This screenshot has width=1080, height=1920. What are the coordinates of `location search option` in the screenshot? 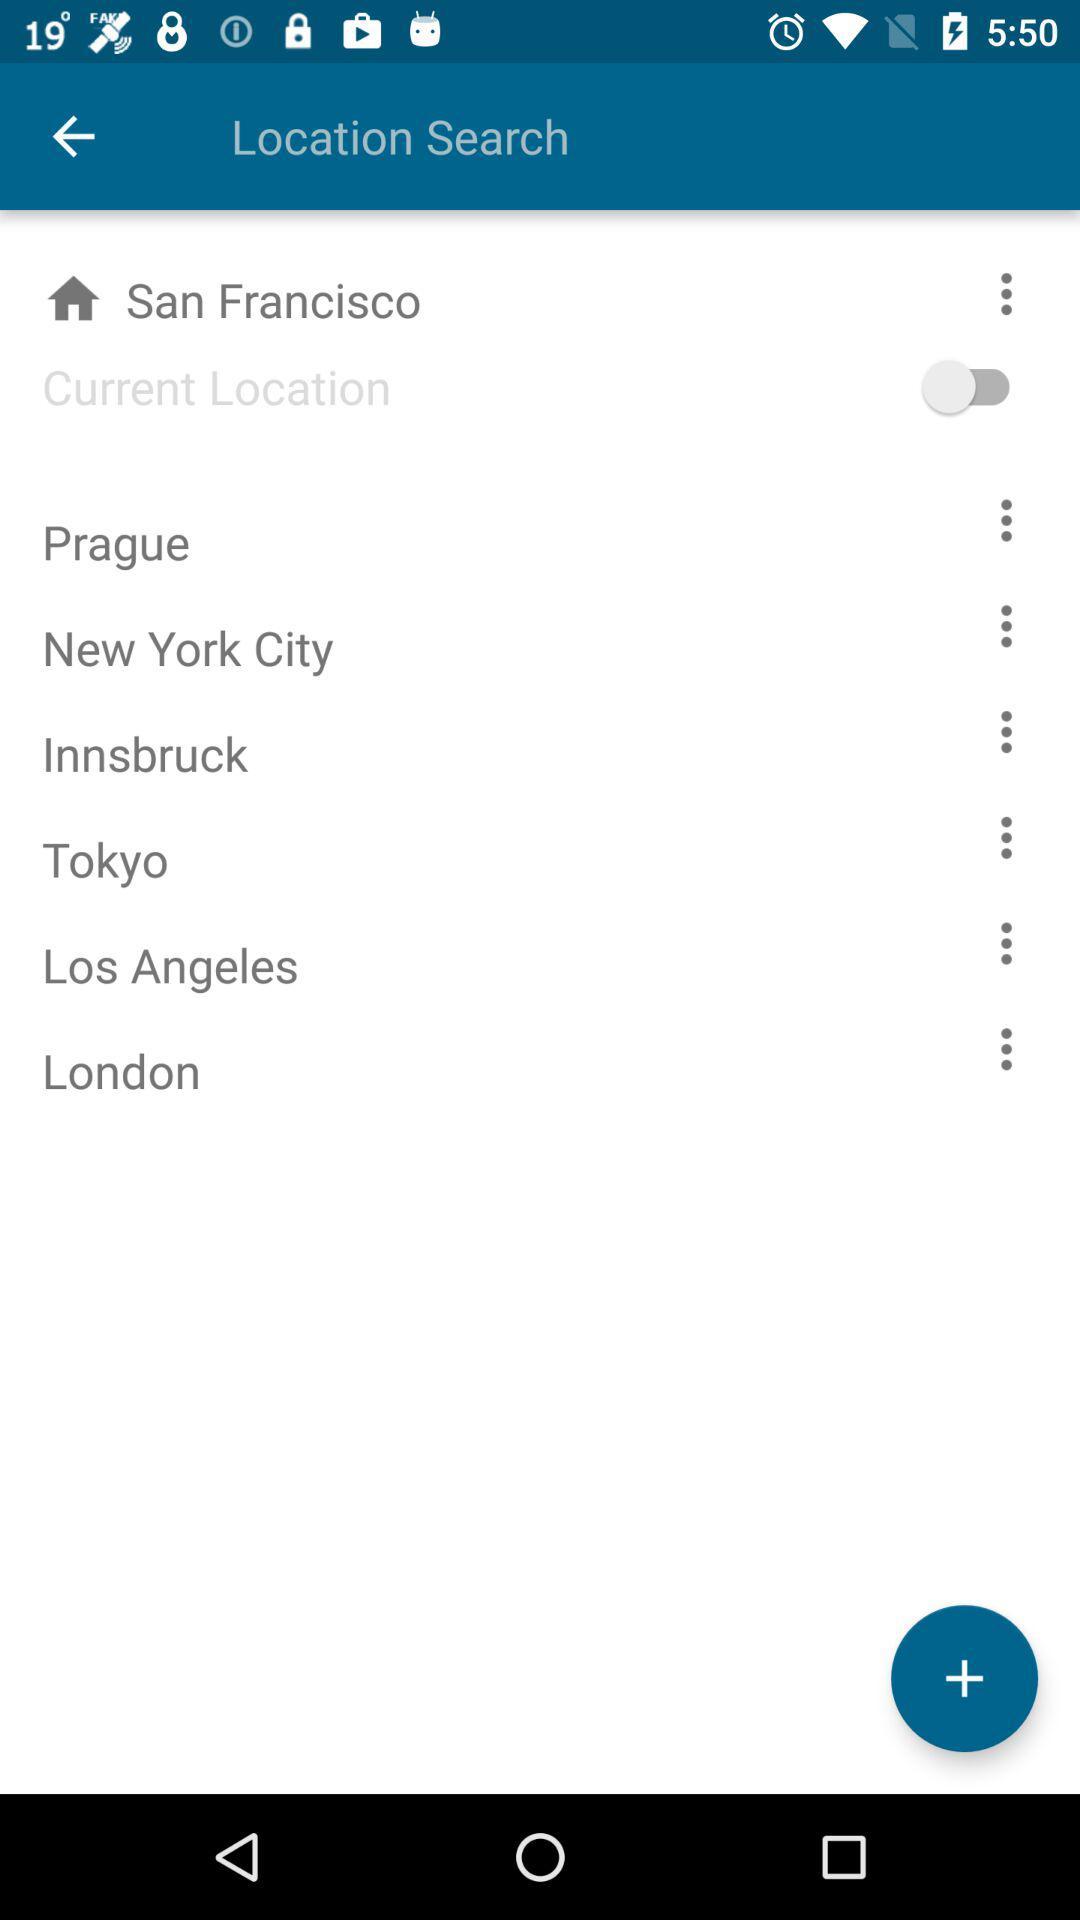 It's located at (612, 135).